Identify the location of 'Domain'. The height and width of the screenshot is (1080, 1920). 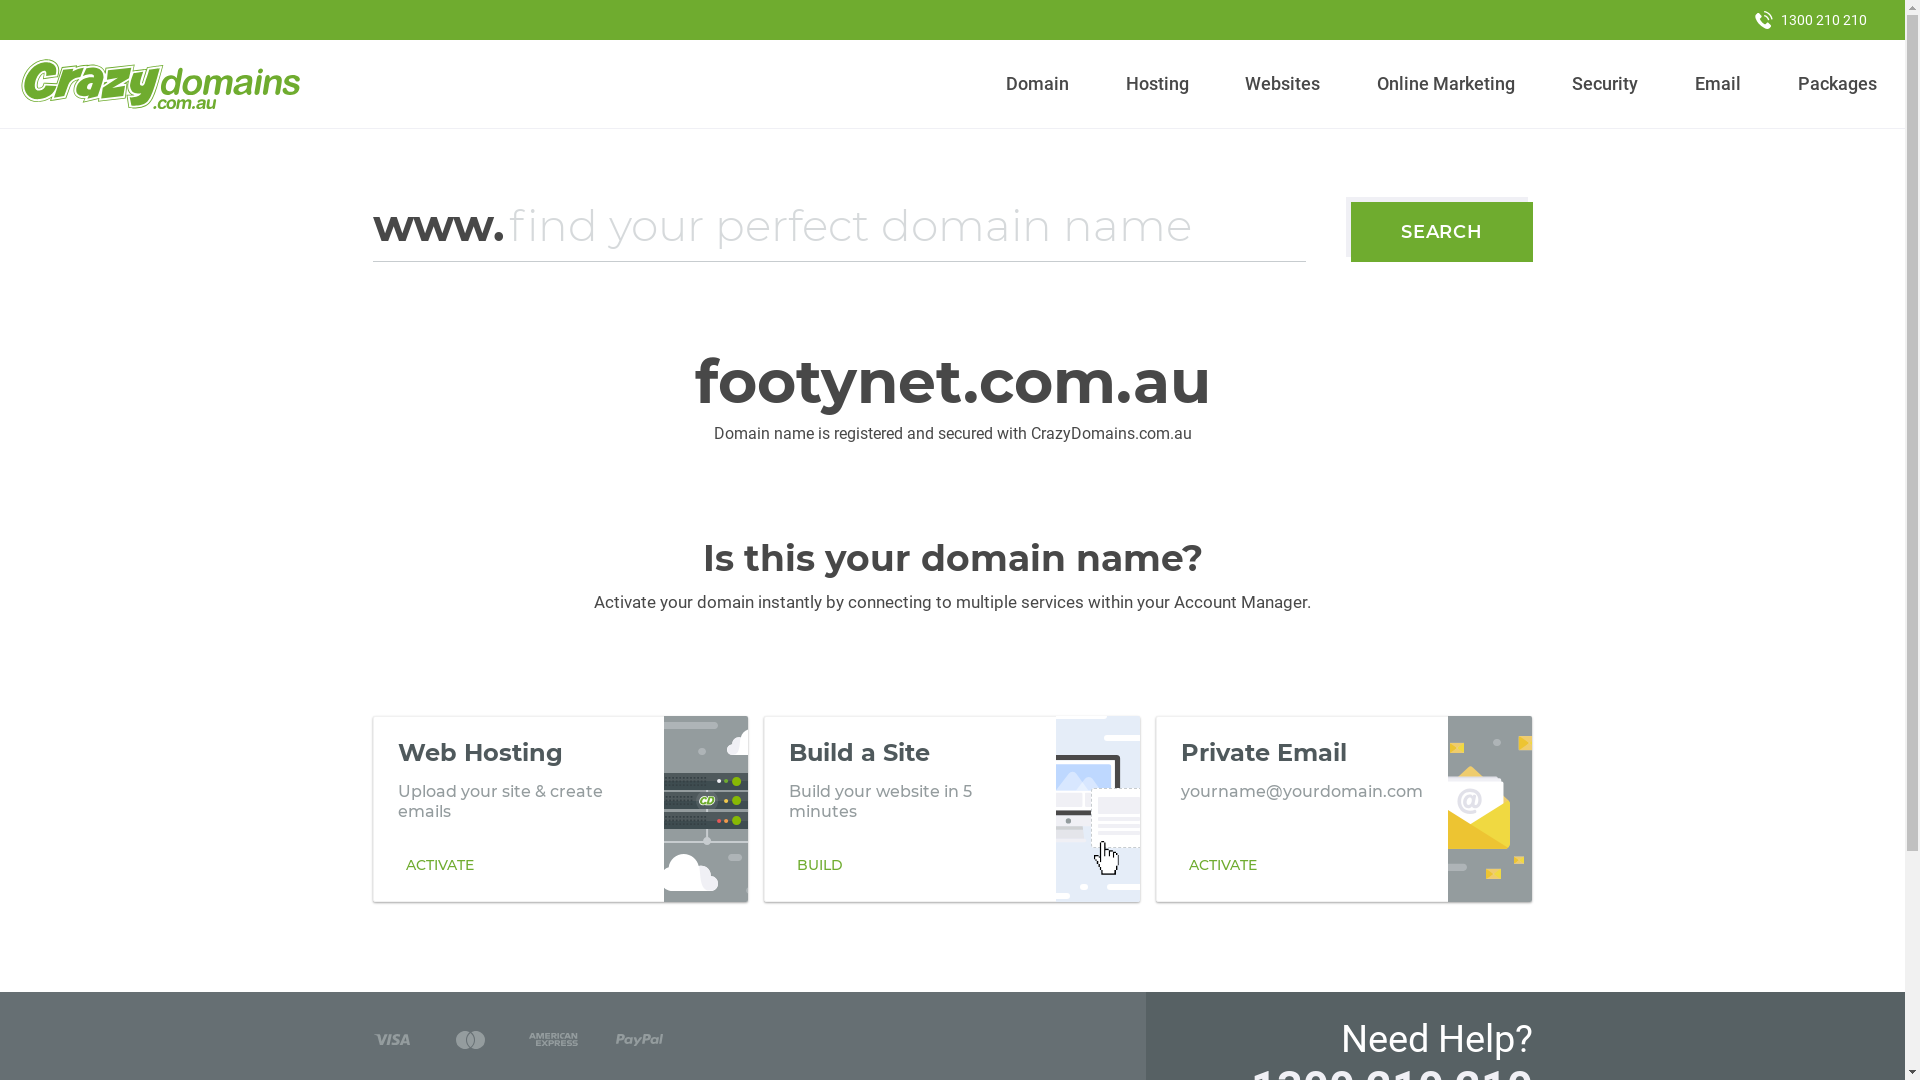
(998, 83).